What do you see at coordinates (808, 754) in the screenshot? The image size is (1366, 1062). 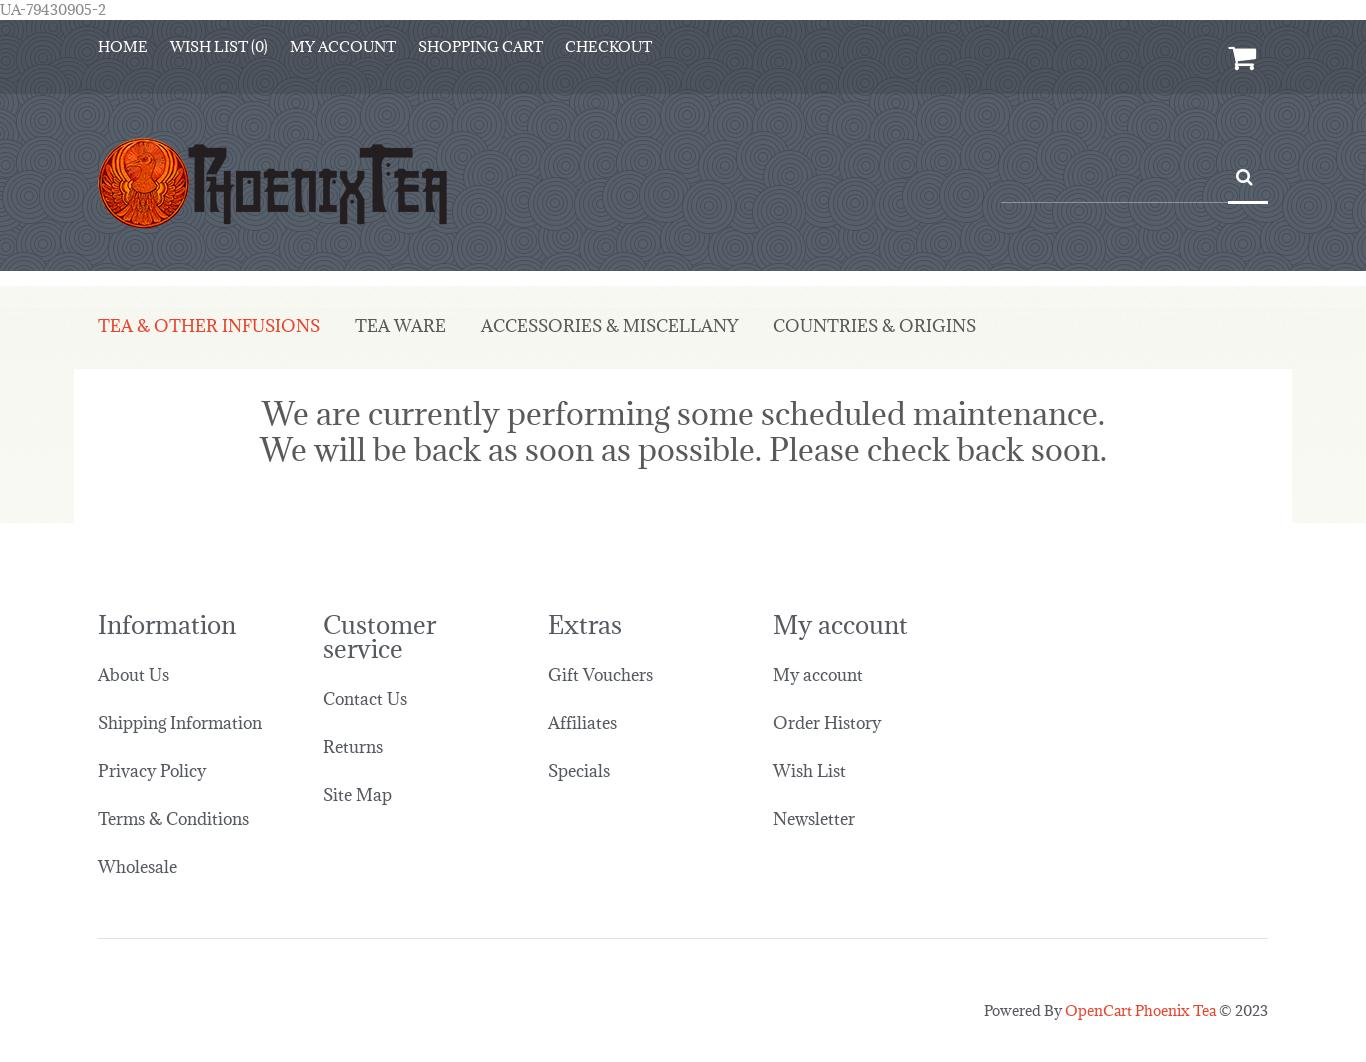 I see `'Wish List'` at bounding box center [808, 754].